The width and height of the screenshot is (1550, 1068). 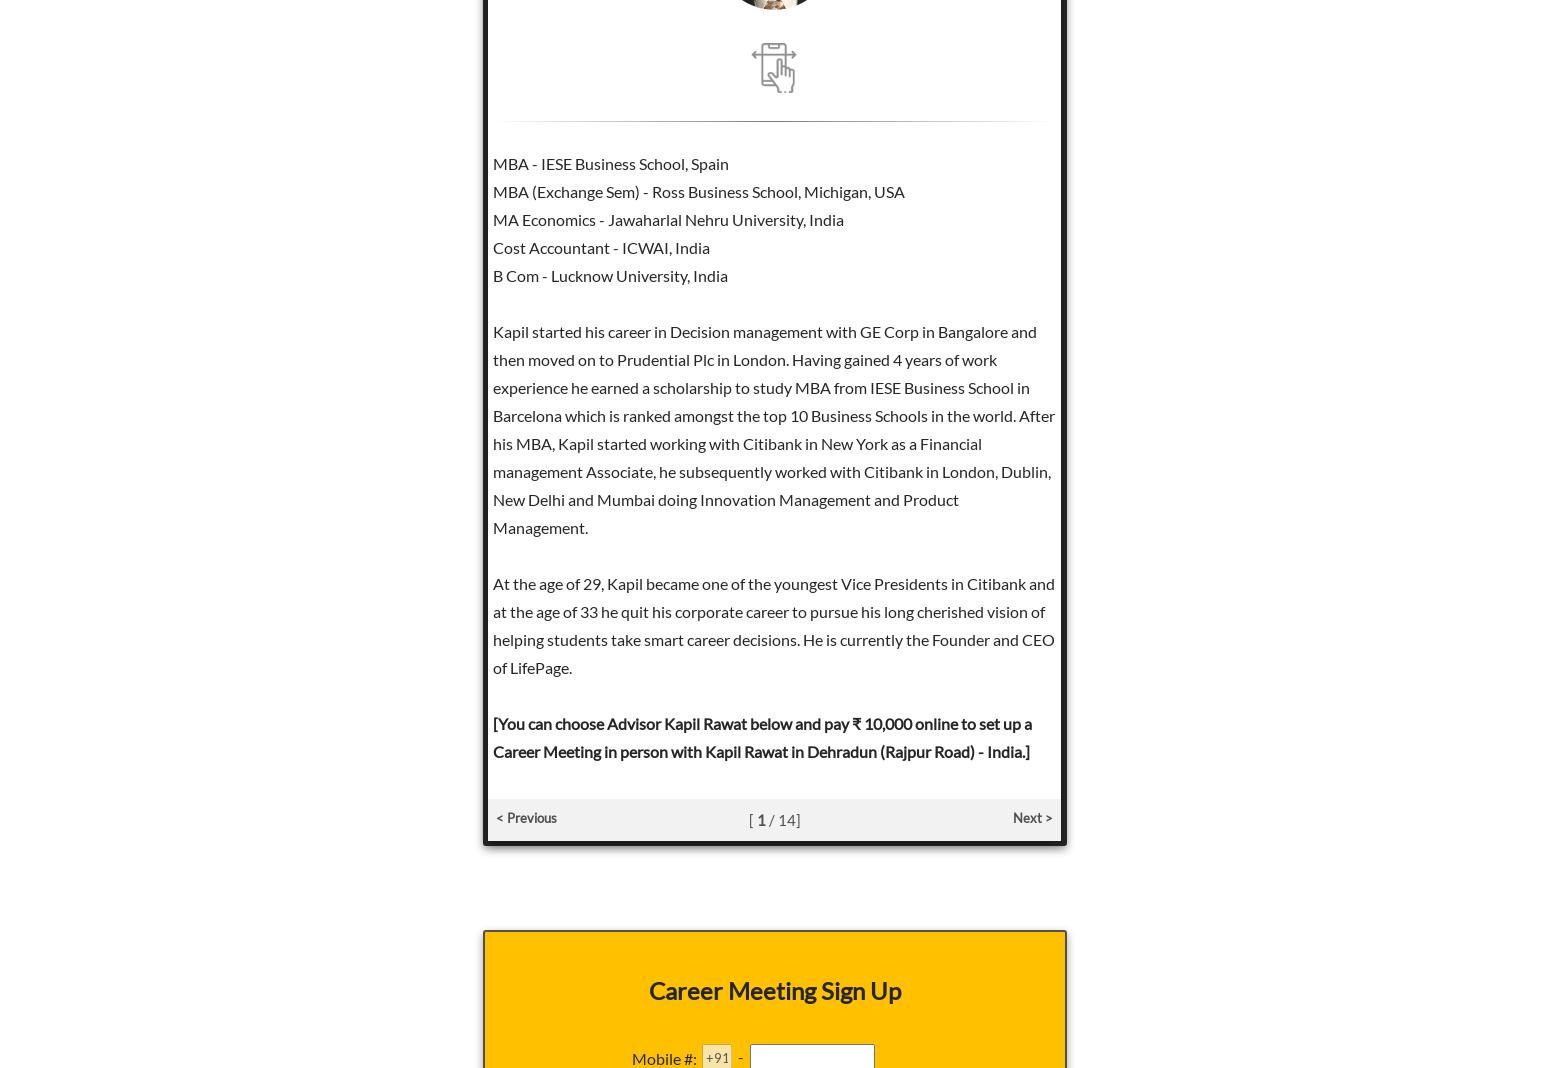 I want to click on 'Previous', so click(x=530, y=816).